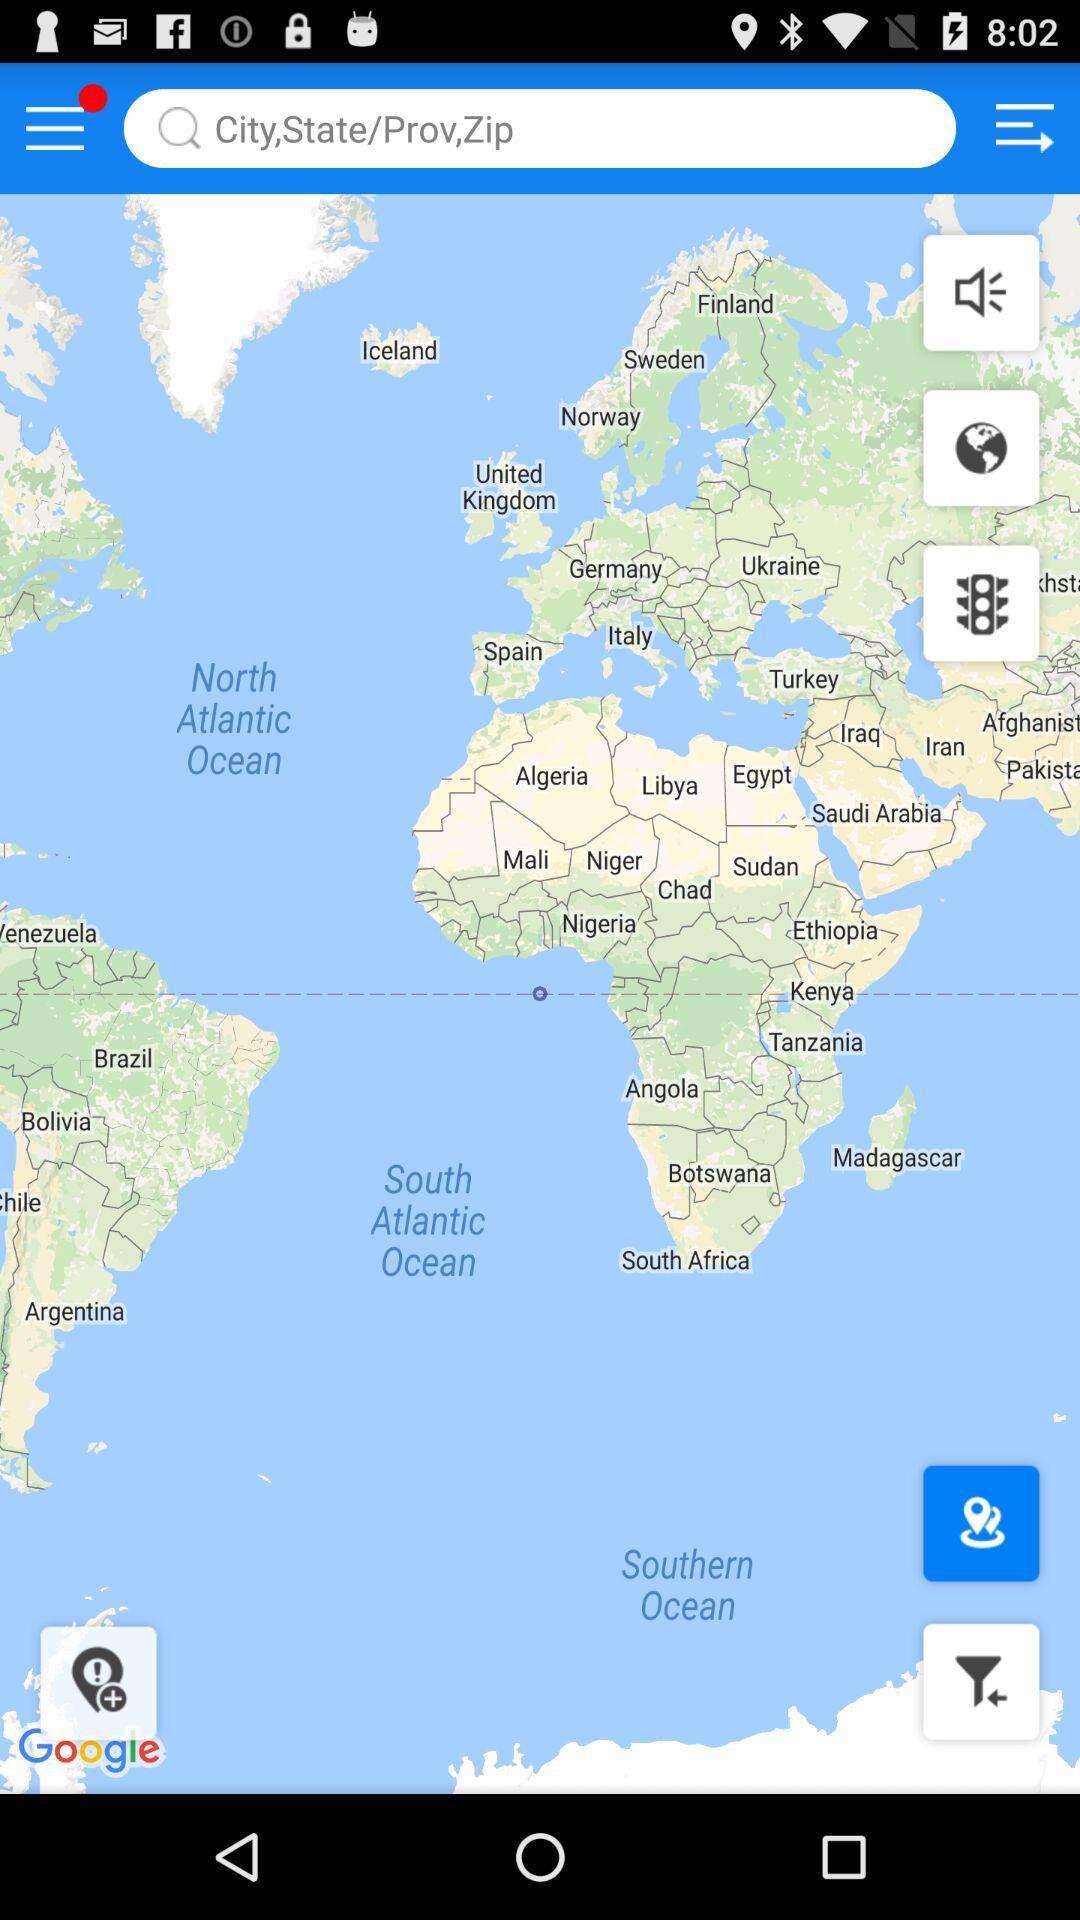 This screenshot has height=1920, width=1080. What do you see at coordinates (980, 478) in the screenshot?
I see `the globe icon` at bounding box center [980, 478].